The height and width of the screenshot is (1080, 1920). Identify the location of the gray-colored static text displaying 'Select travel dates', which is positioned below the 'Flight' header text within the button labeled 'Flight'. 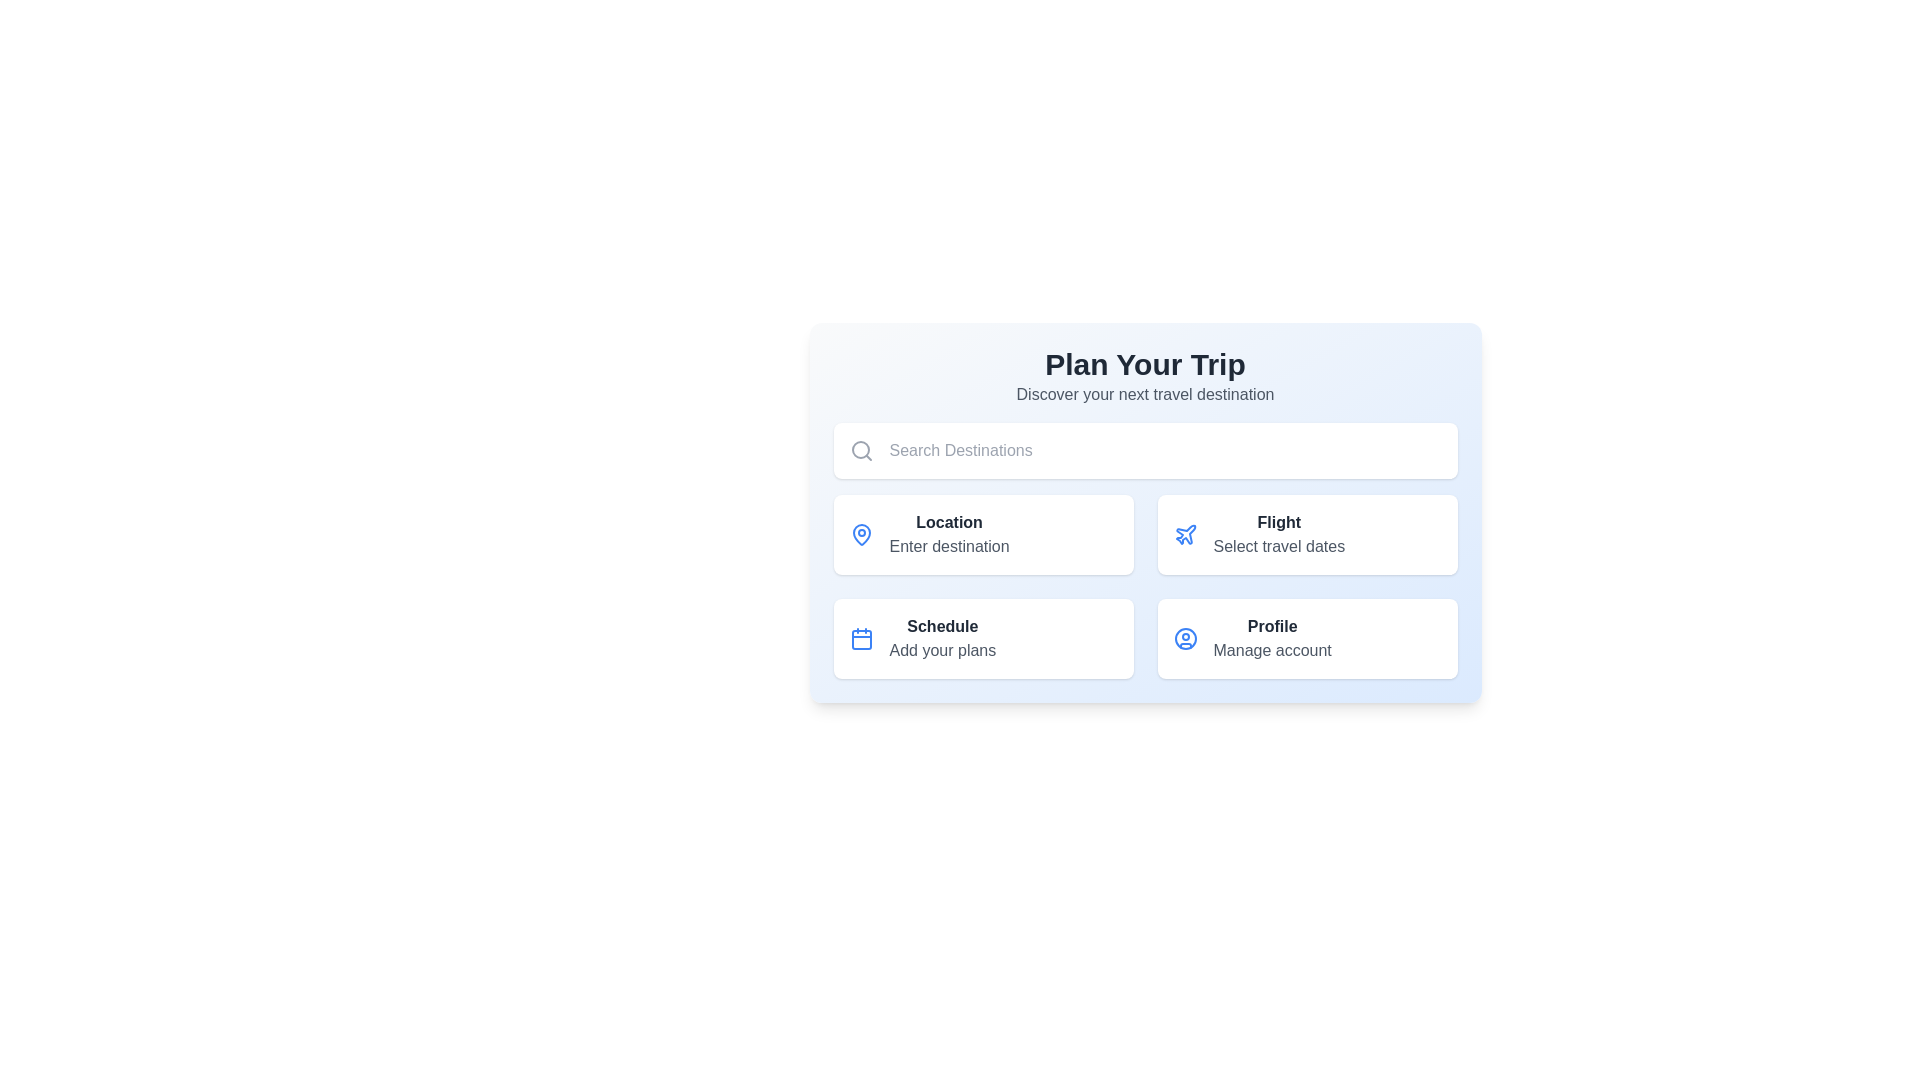
(1278, 547).